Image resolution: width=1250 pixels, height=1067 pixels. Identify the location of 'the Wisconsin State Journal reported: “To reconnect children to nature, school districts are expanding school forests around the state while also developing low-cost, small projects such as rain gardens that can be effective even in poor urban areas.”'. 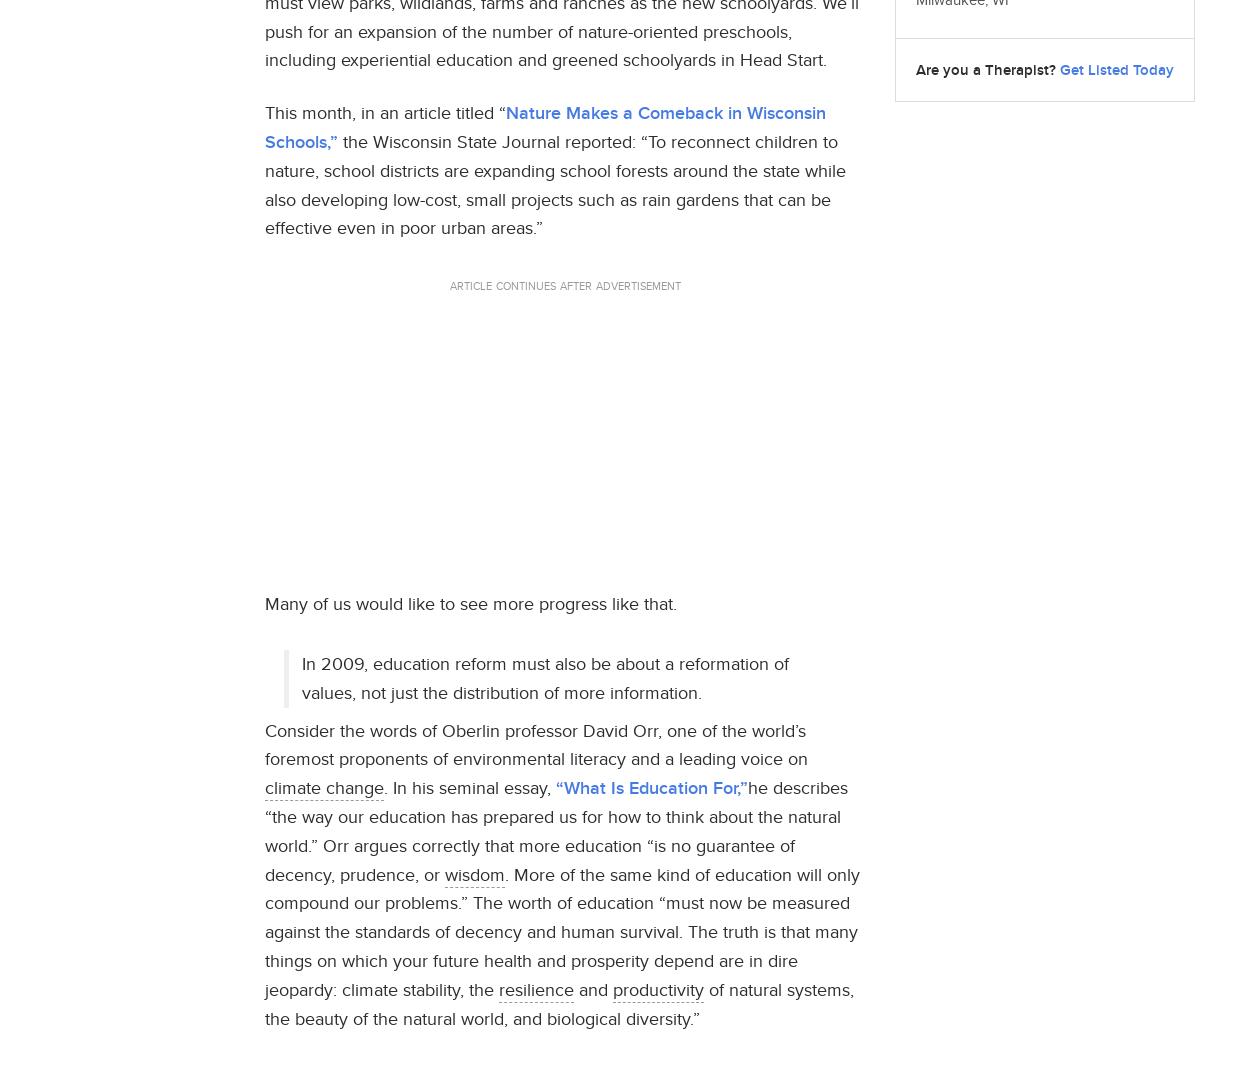
(555, 183).